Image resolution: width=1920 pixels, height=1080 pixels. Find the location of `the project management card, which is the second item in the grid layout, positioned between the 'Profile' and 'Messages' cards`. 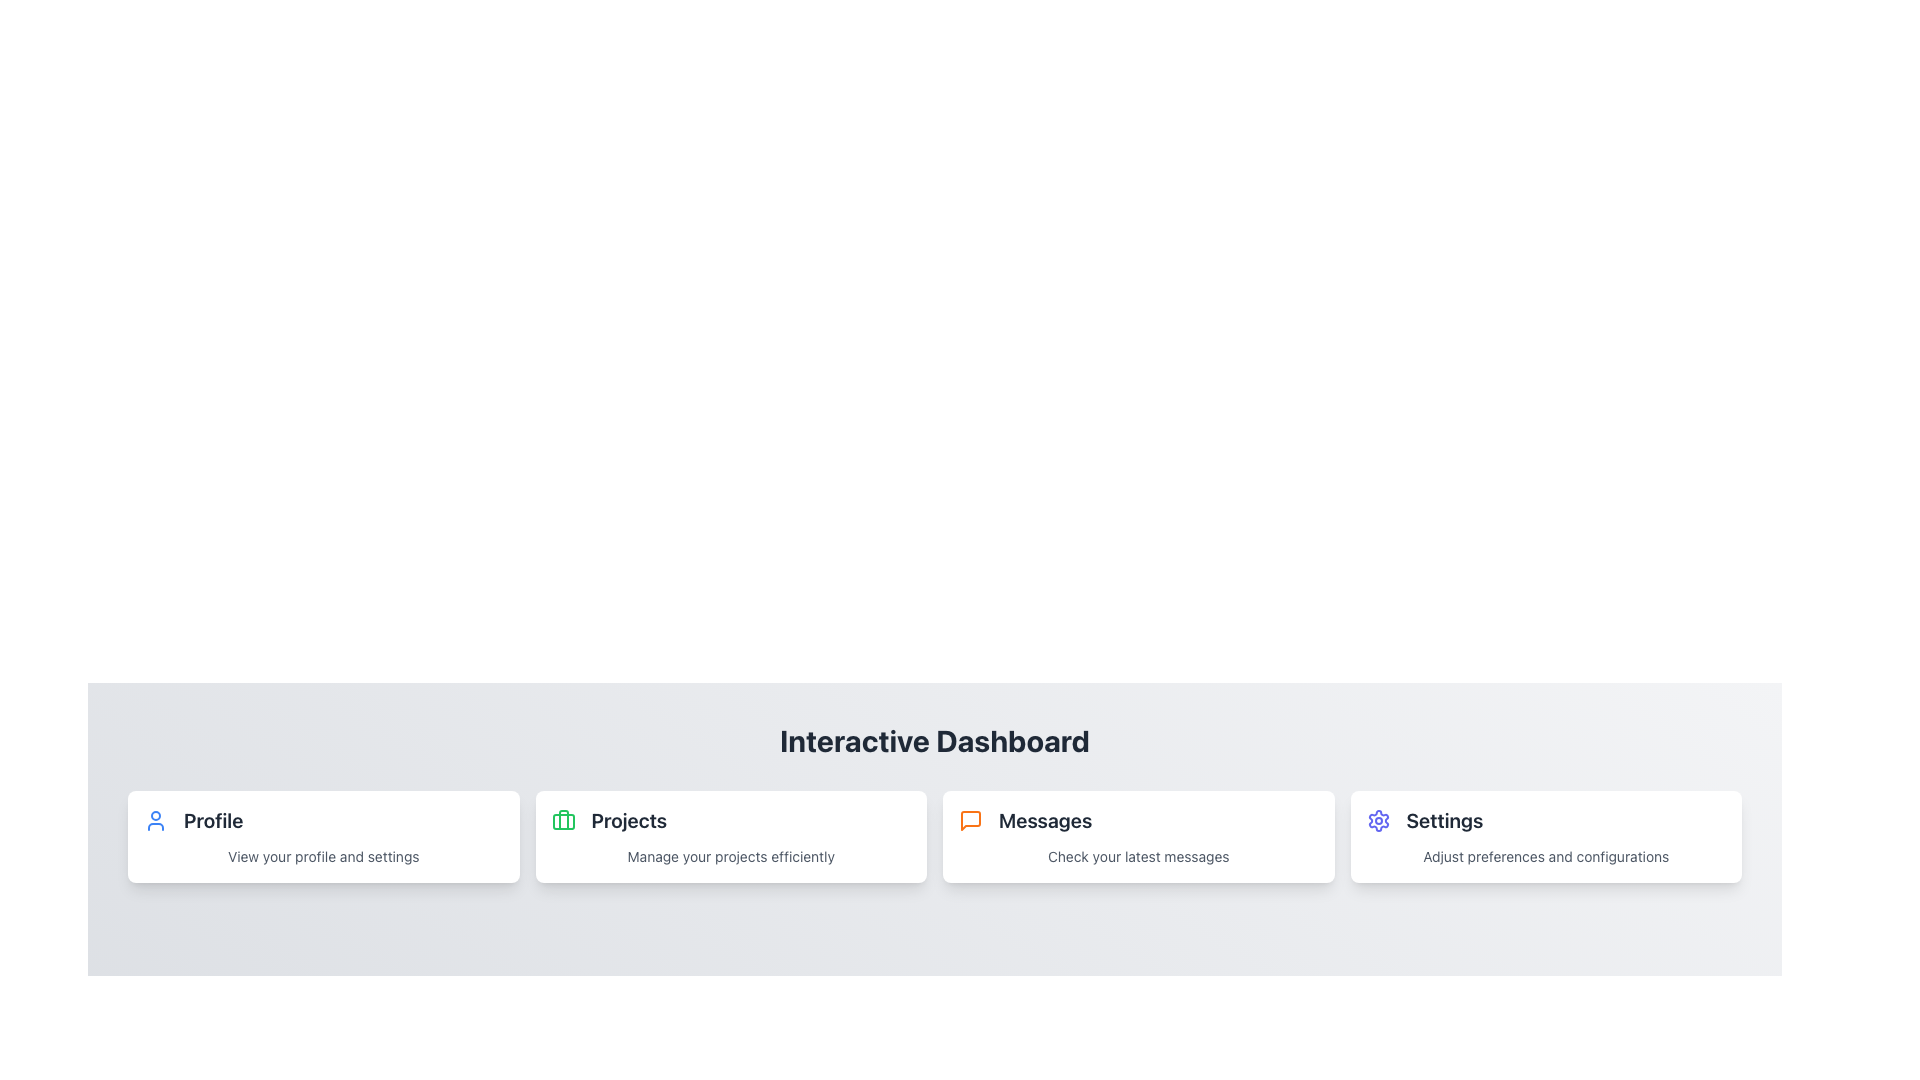

the project management card, which is the second item in the grid layout, positioned between the 'Profile' and 'Messages' cards is located at coordinates (730, 837).